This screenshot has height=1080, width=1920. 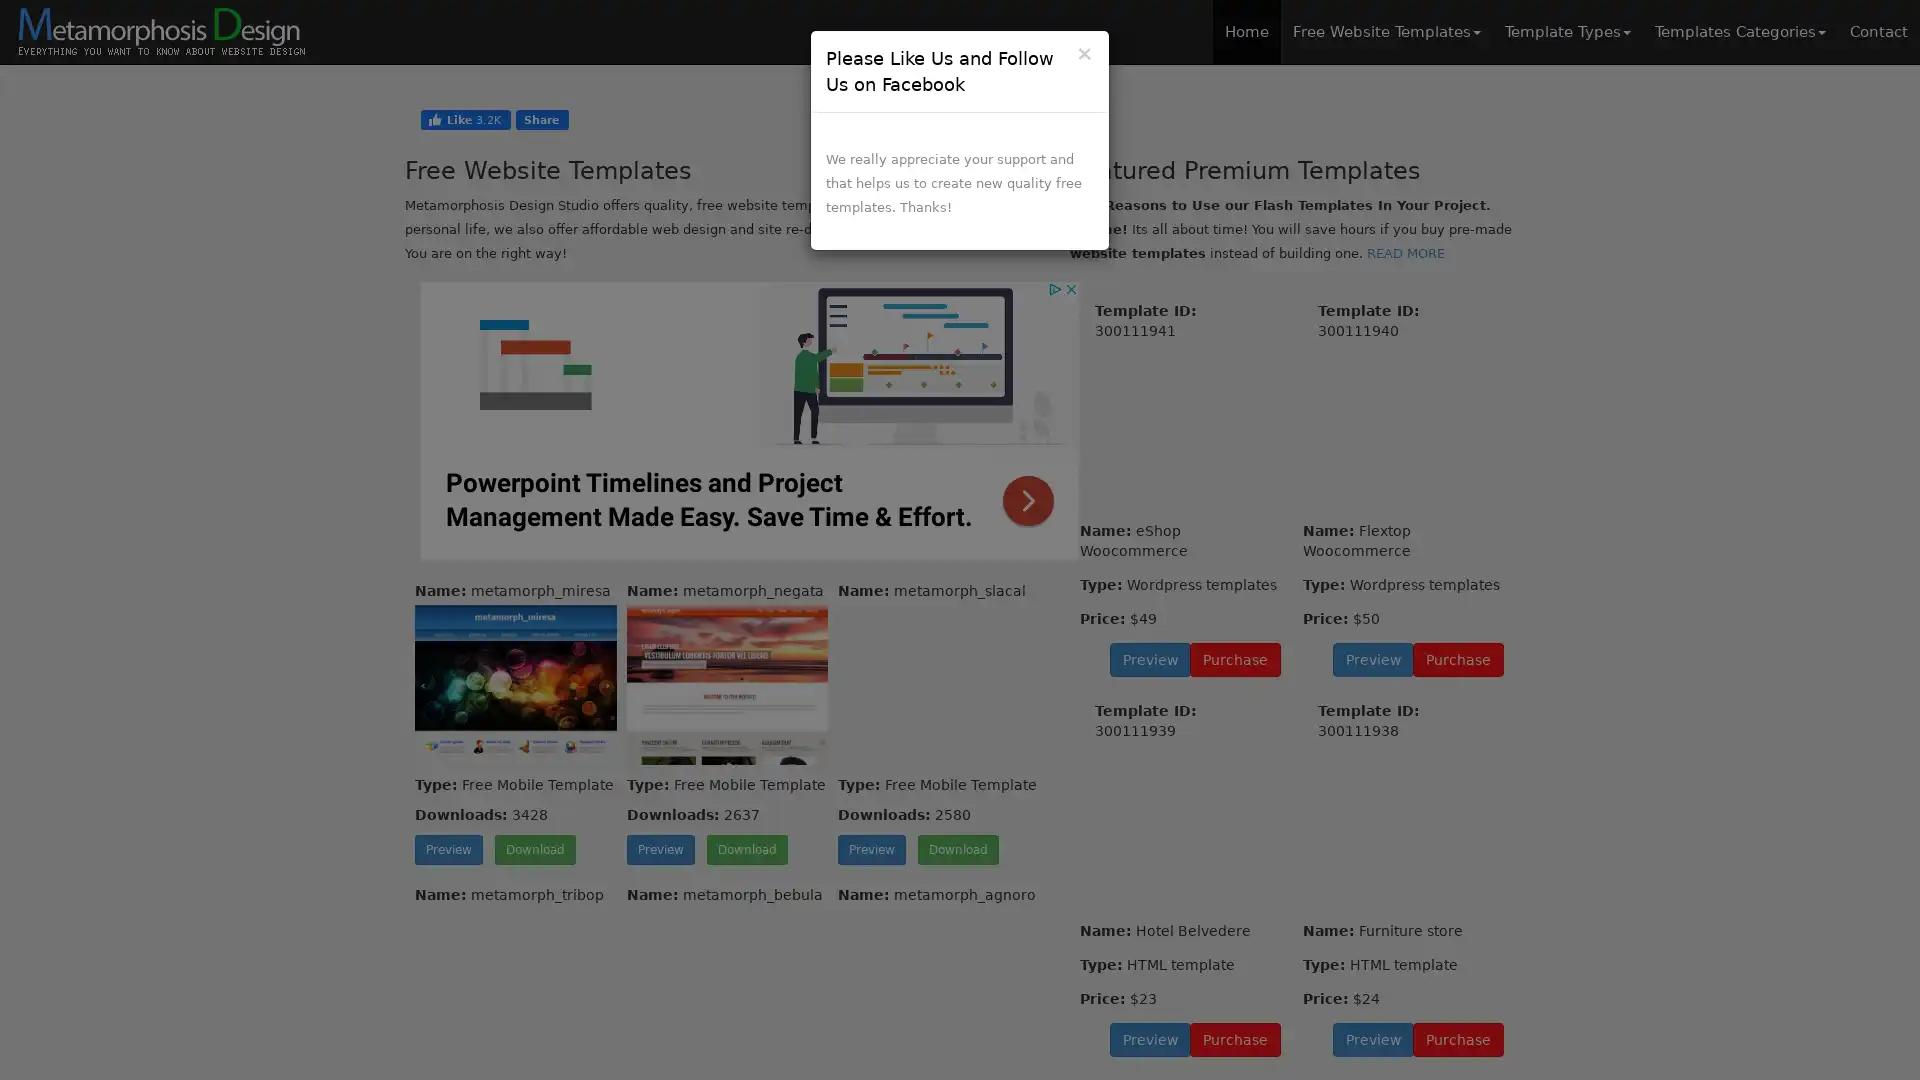 I want to click on Download, so click(x=745, y=849).